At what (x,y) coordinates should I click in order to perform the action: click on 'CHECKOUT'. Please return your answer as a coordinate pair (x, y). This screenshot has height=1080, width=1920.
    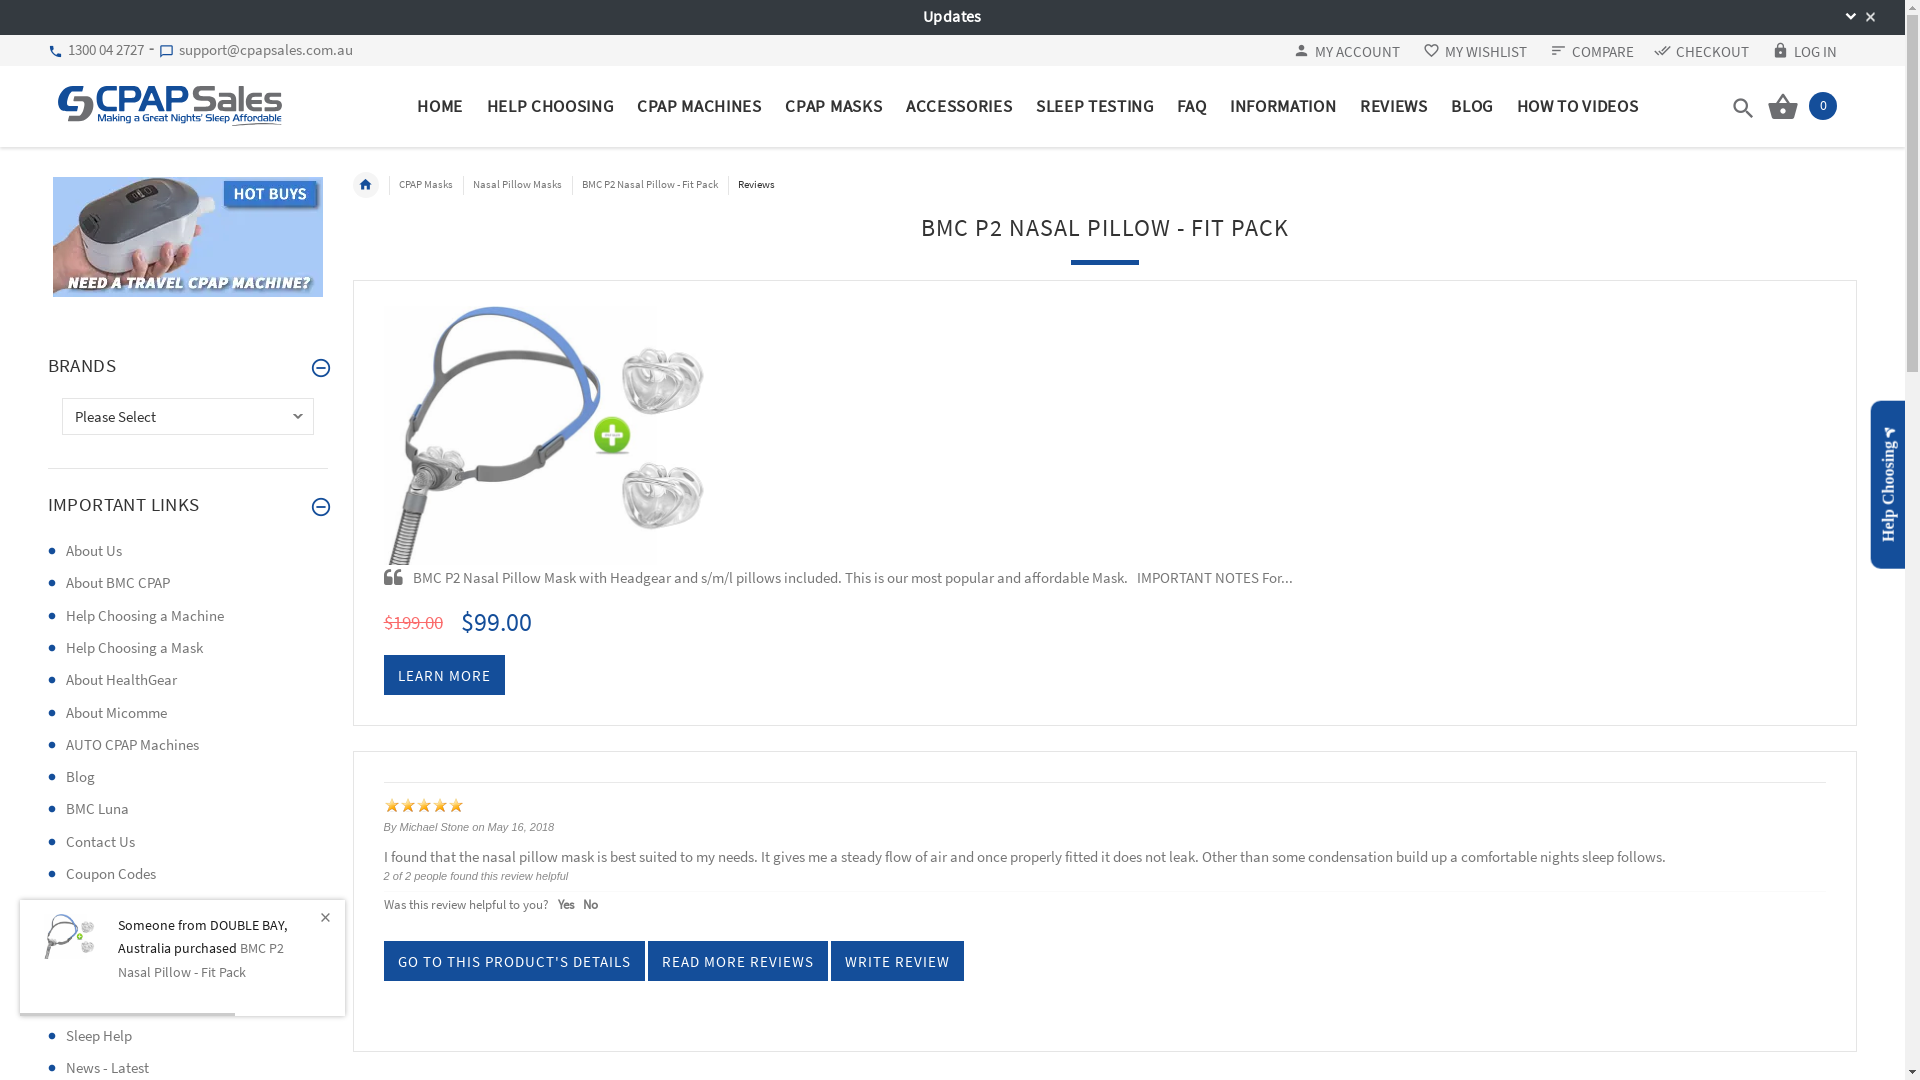
    Looking at the image, I should click on (1654, 50).